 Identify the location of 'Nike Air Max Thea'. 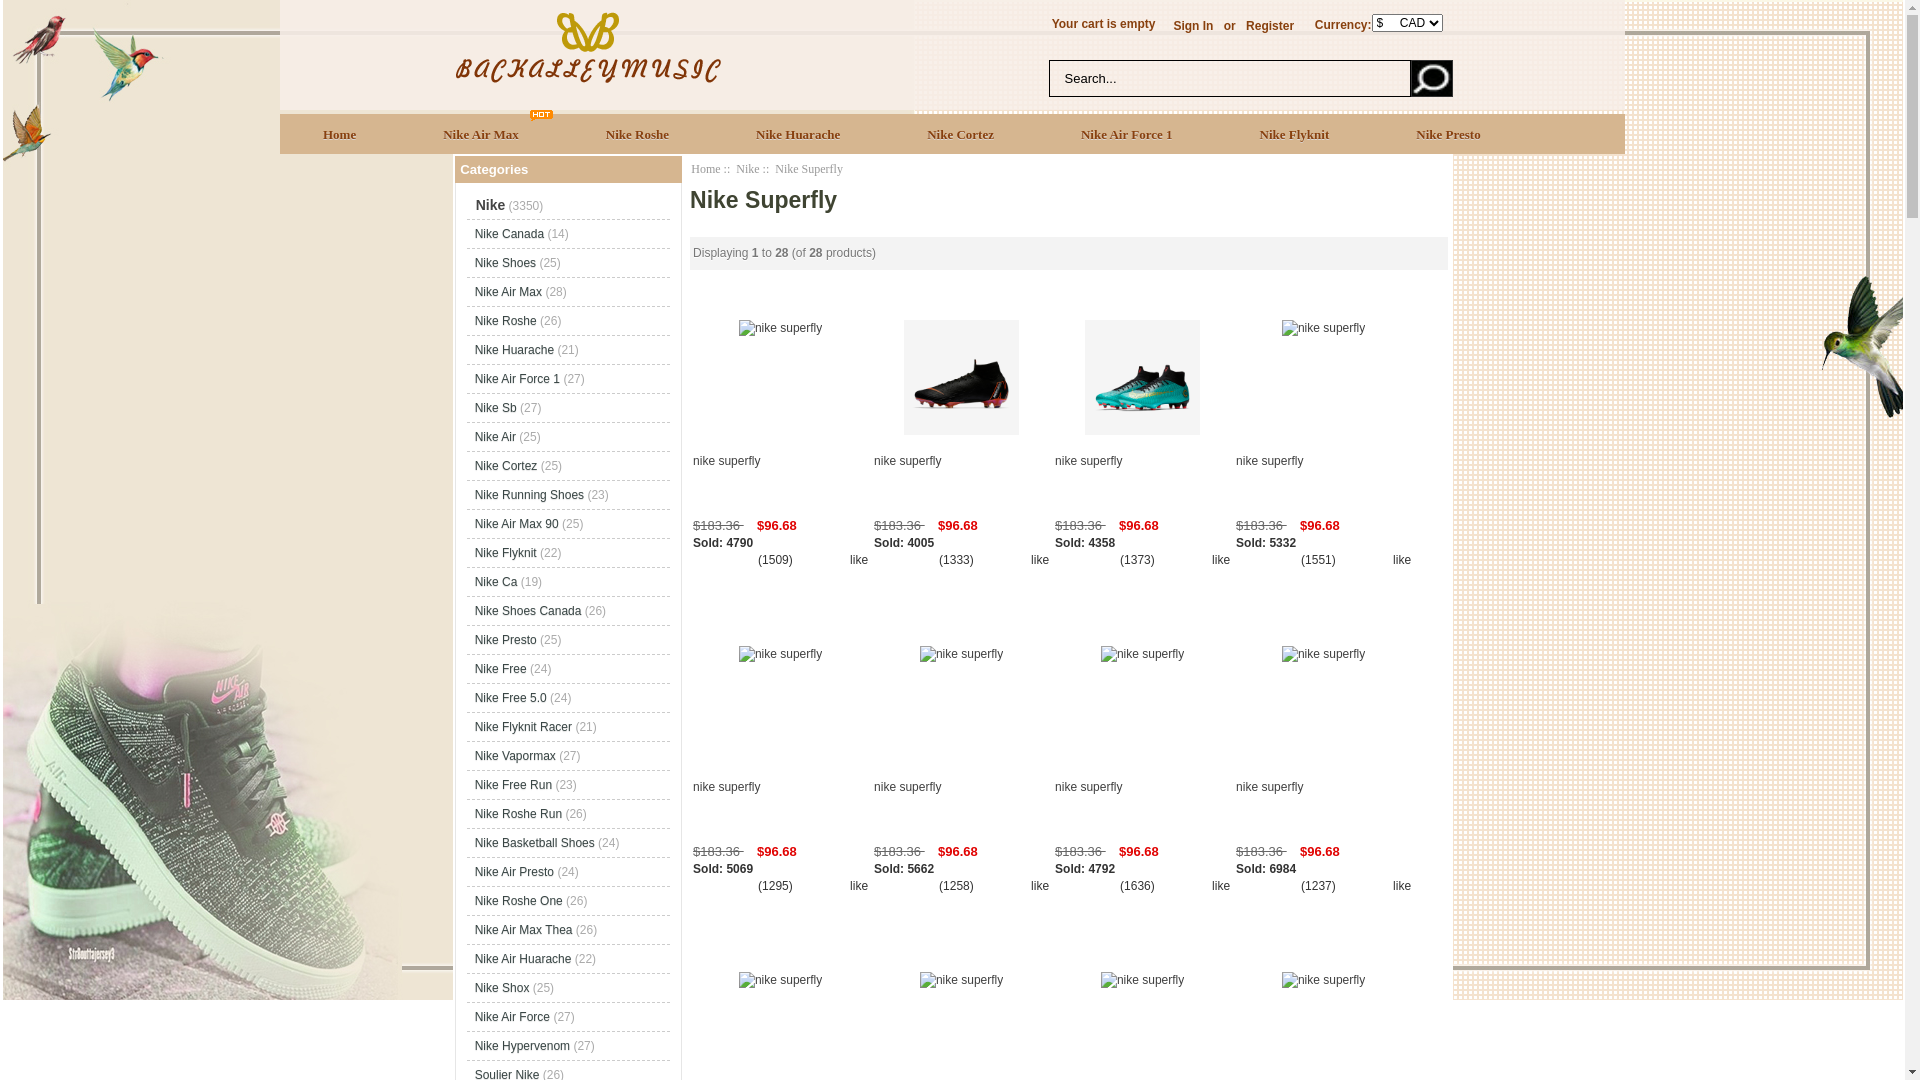
(474, 929).